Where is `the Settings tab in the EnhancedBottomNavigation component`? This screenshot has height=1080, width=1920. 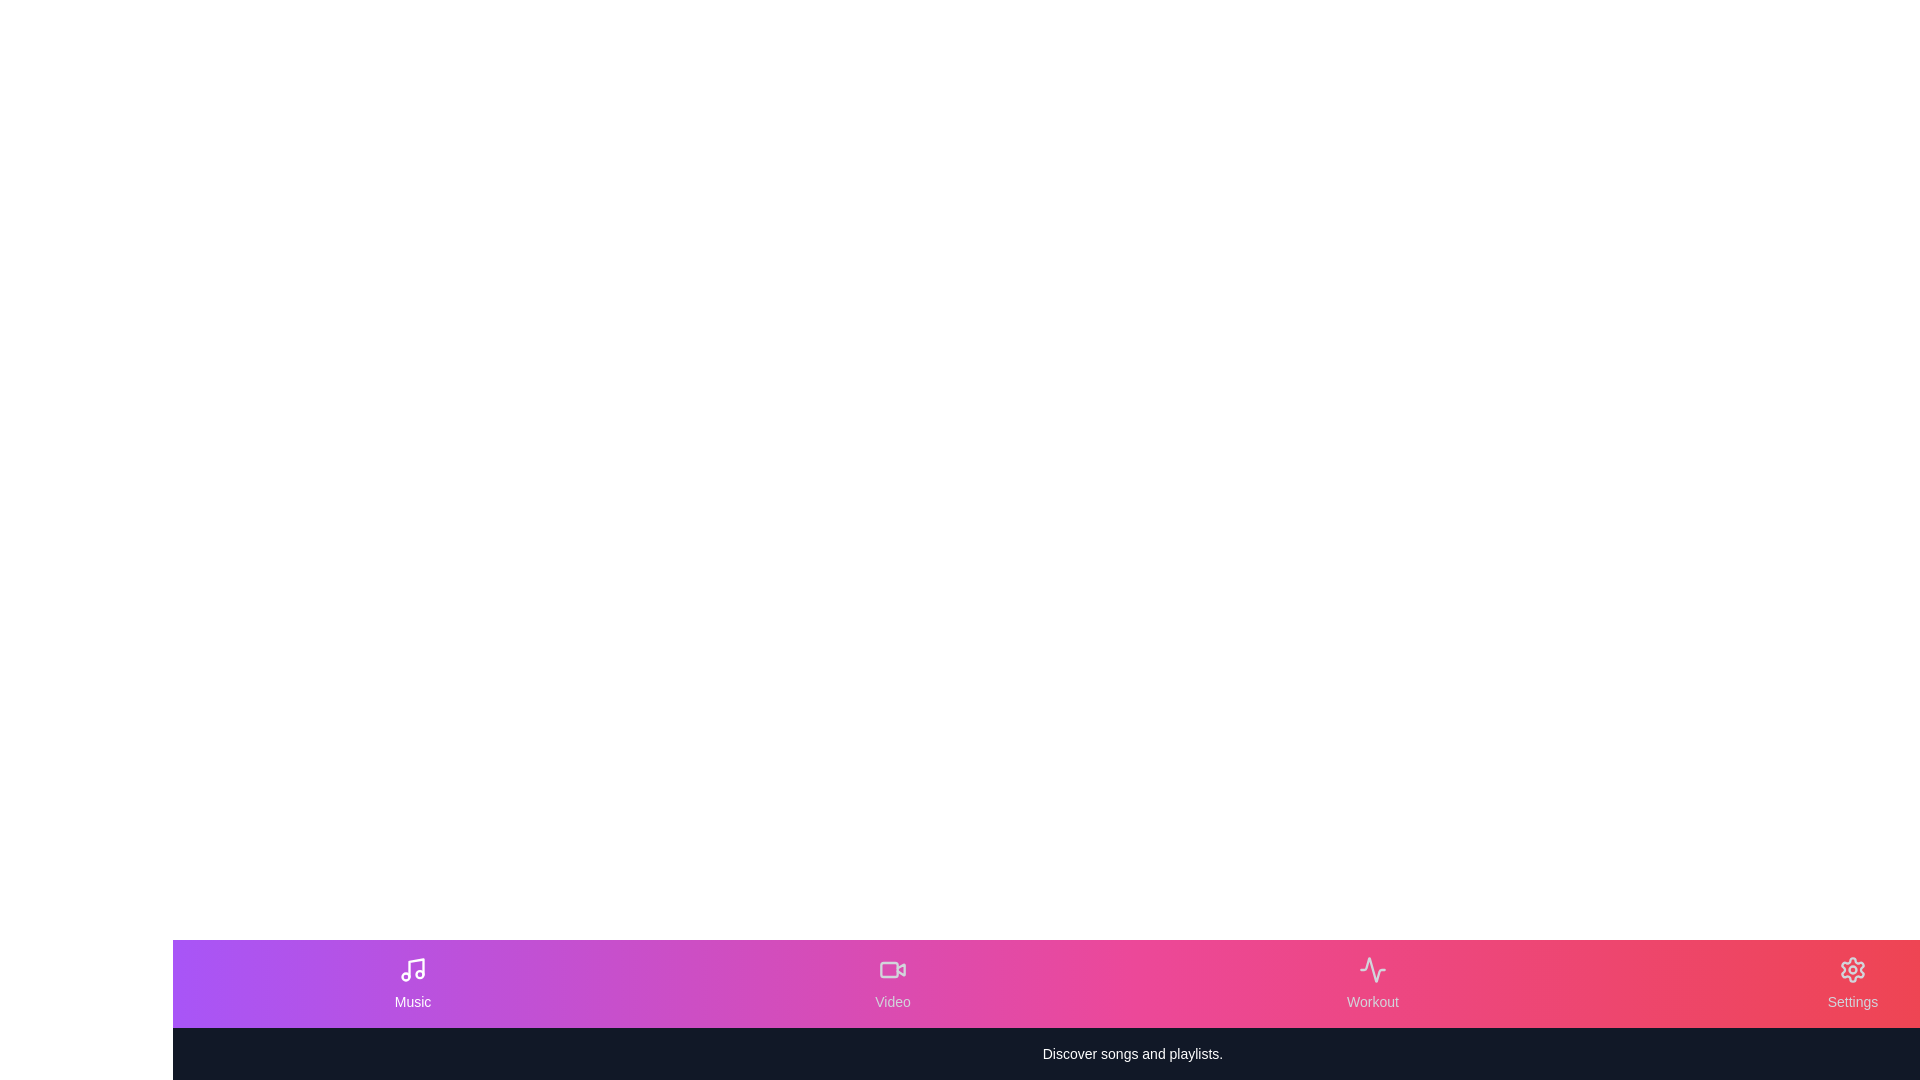 the Settings tab in the EnhancedBottomNavigation component is located at coordinates (1851, 982).